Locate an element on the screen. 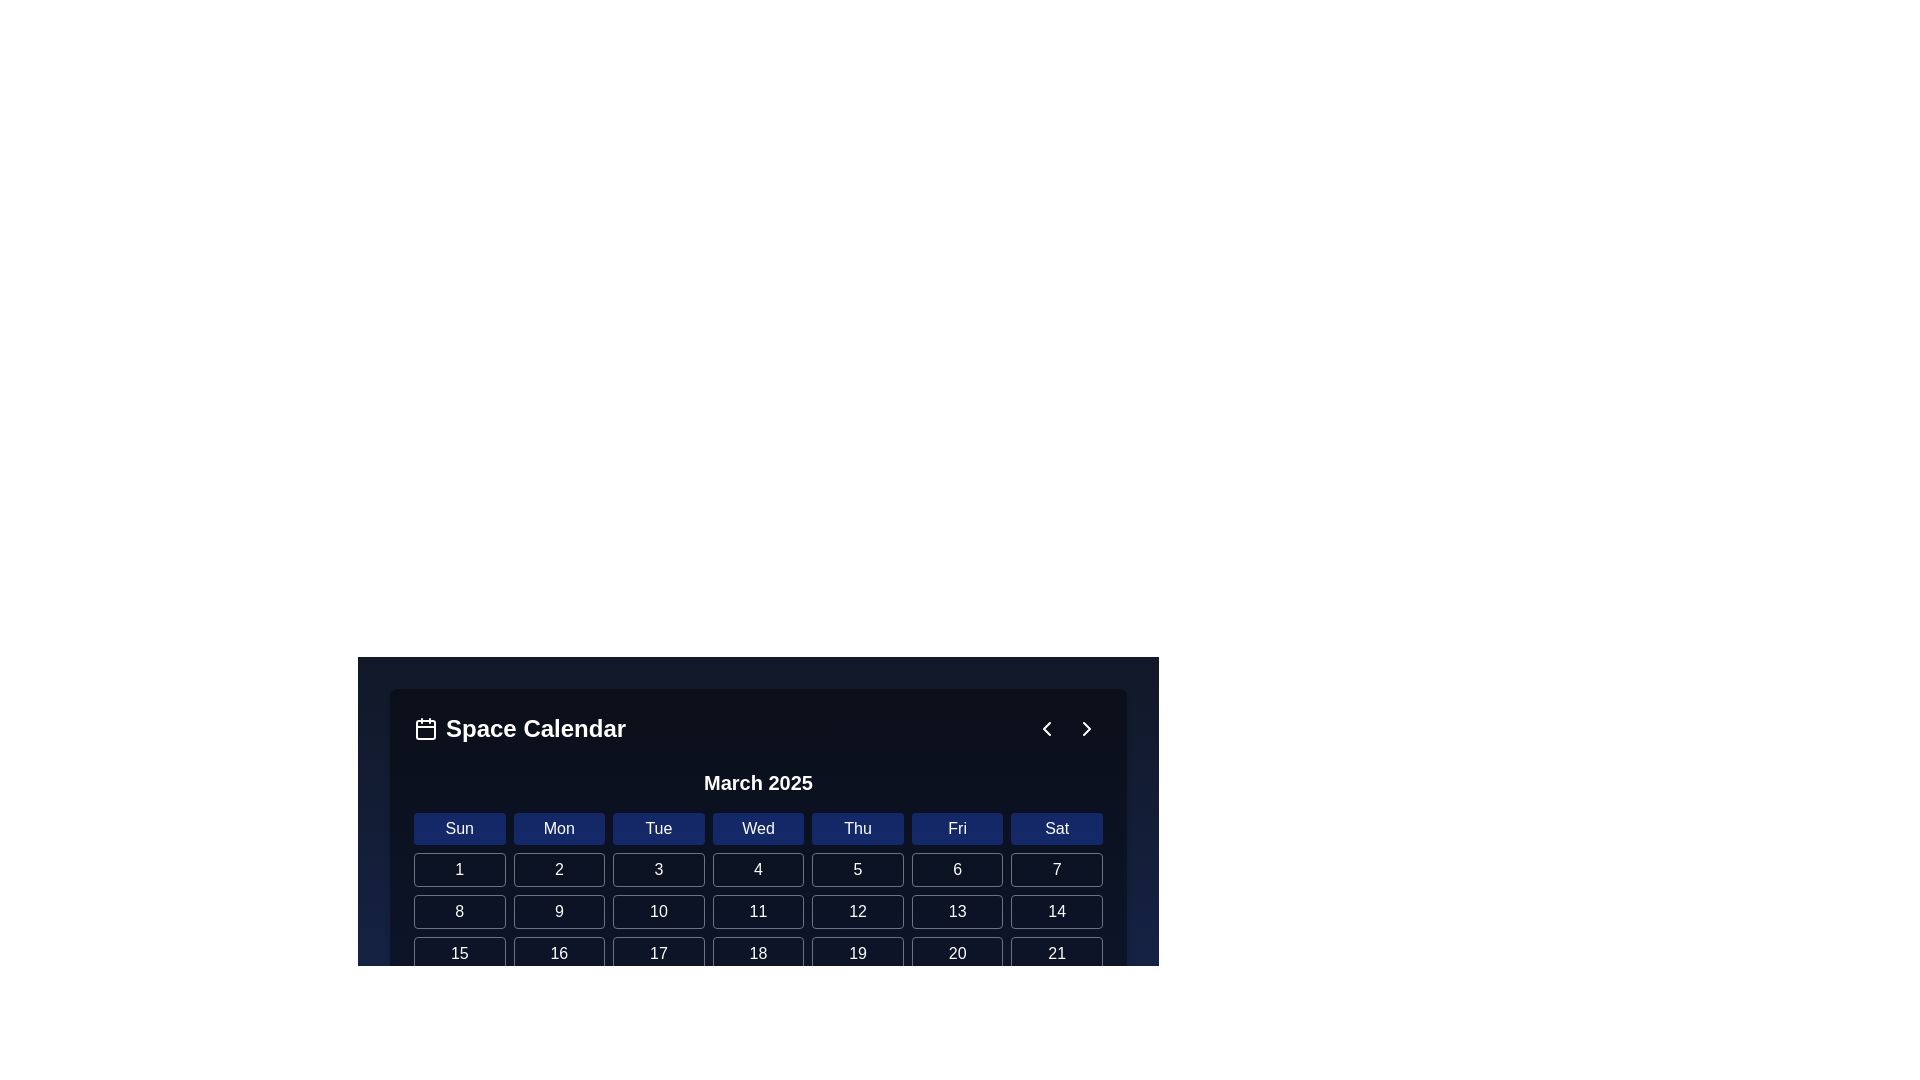 The height and width of the screenshot is (1080, 1920). the calendar day cell displaying the numeral '4', located in the first week row and fourth column under the 'Wed' header is located at coordinates (757, 869).